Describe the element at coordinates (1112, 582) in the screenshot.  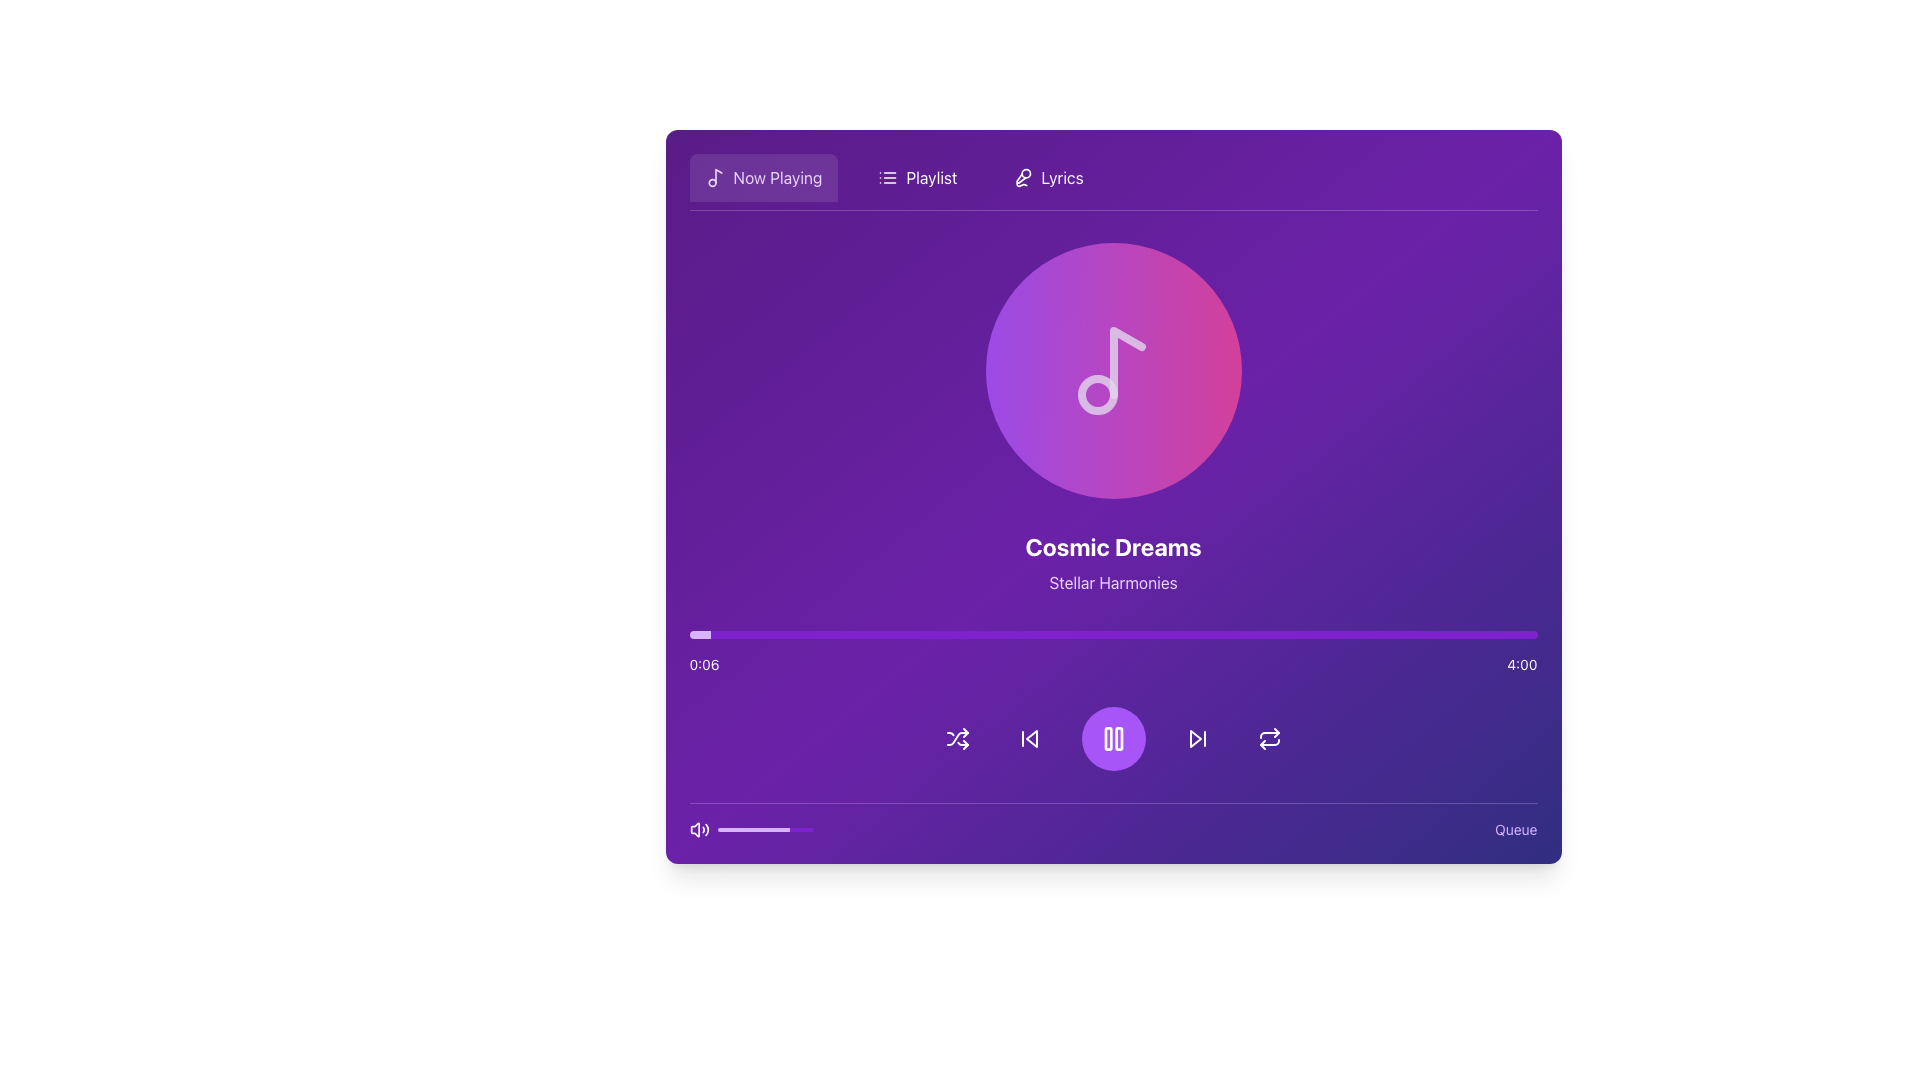
I see `the text label that serves as a subtitle under 'Cosmic Dreams' for reading or selection` at that location.